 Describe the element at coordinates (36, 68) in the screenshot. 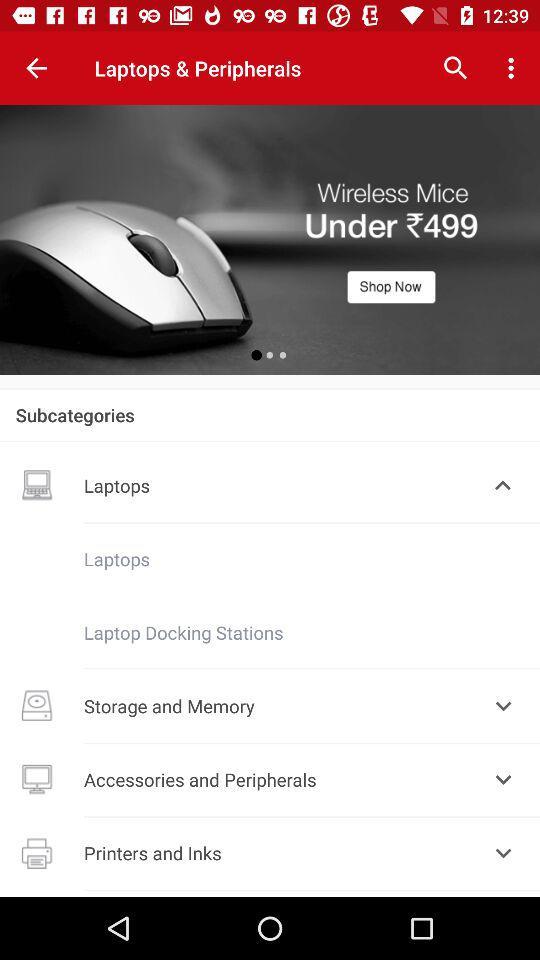

I see `the icon at the top left corner` at that location.